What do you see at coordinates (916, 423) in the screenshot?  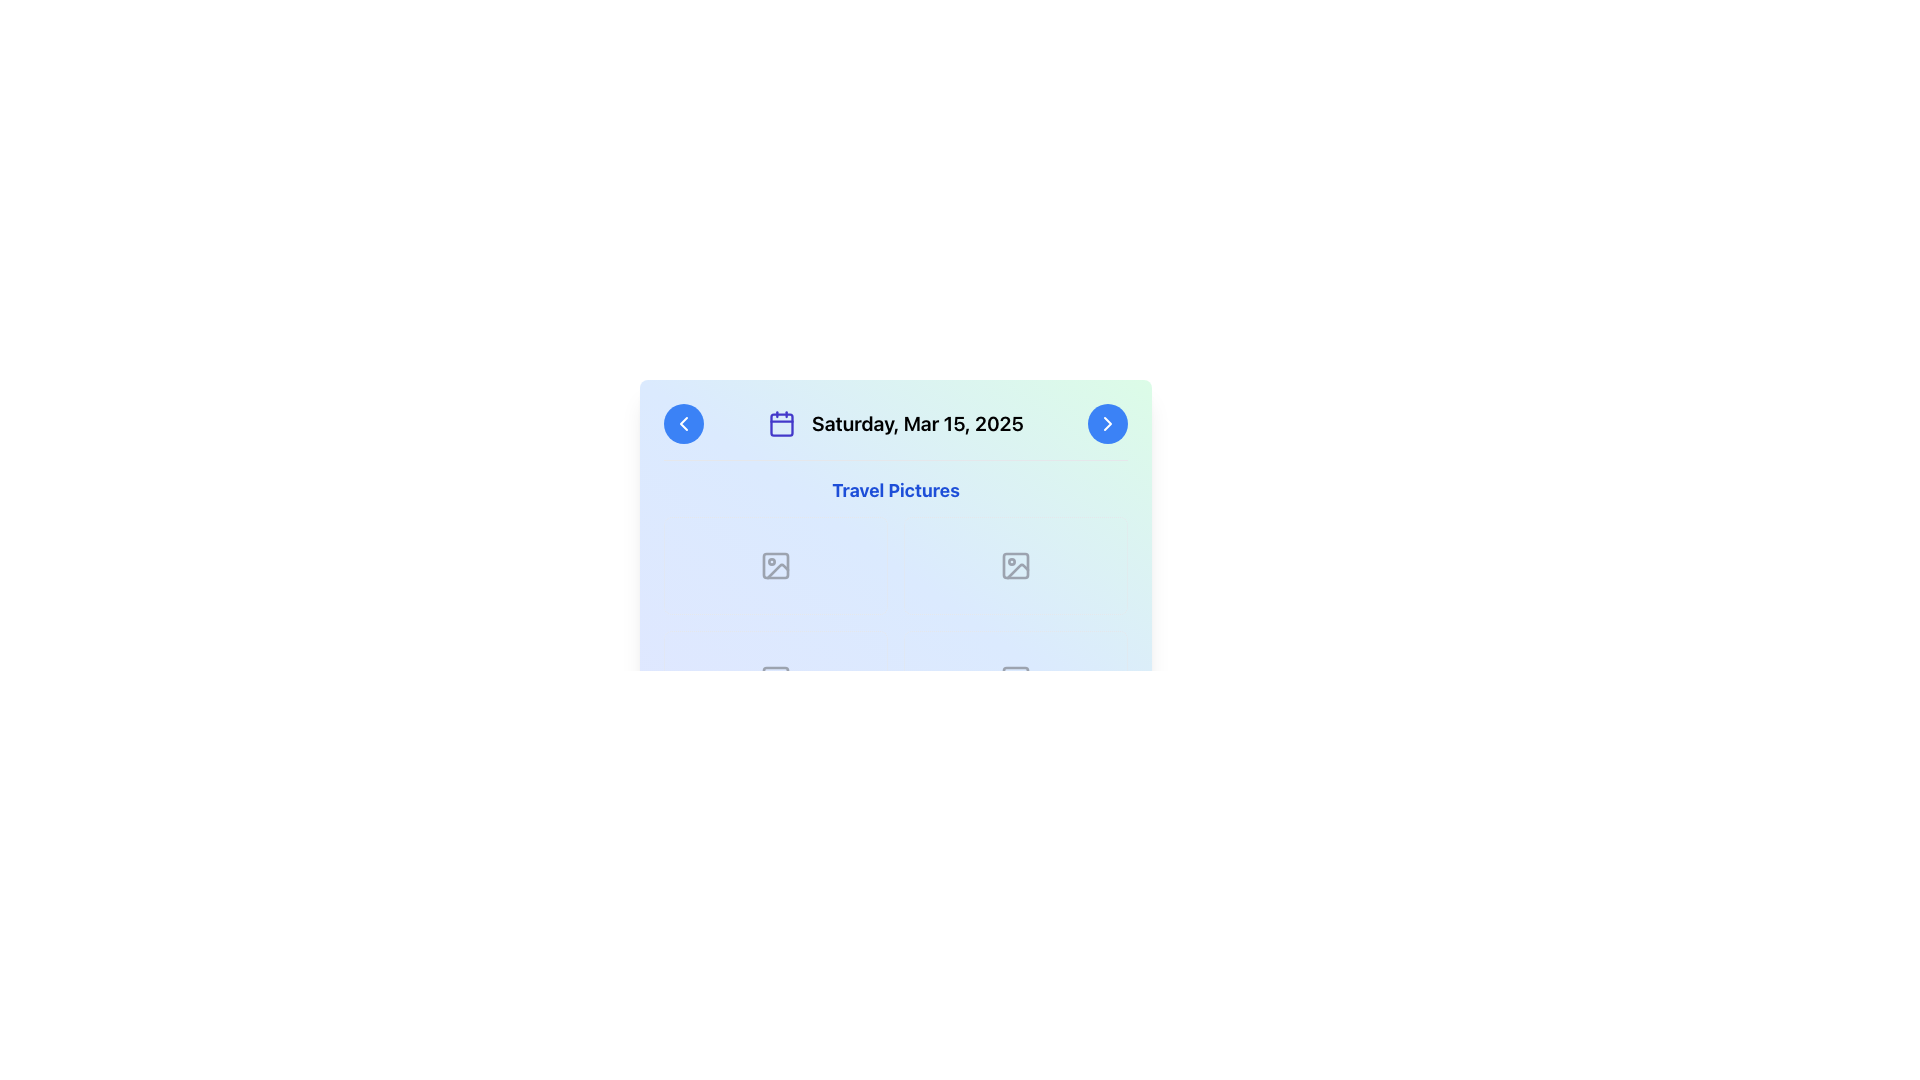 I see `the prominent text label displaying 'Saturday, Mar 15, 2025', which is styled in a bold, large font and located next to a calendar icon in the upper section of the interface` at bounding box center [916, 423].